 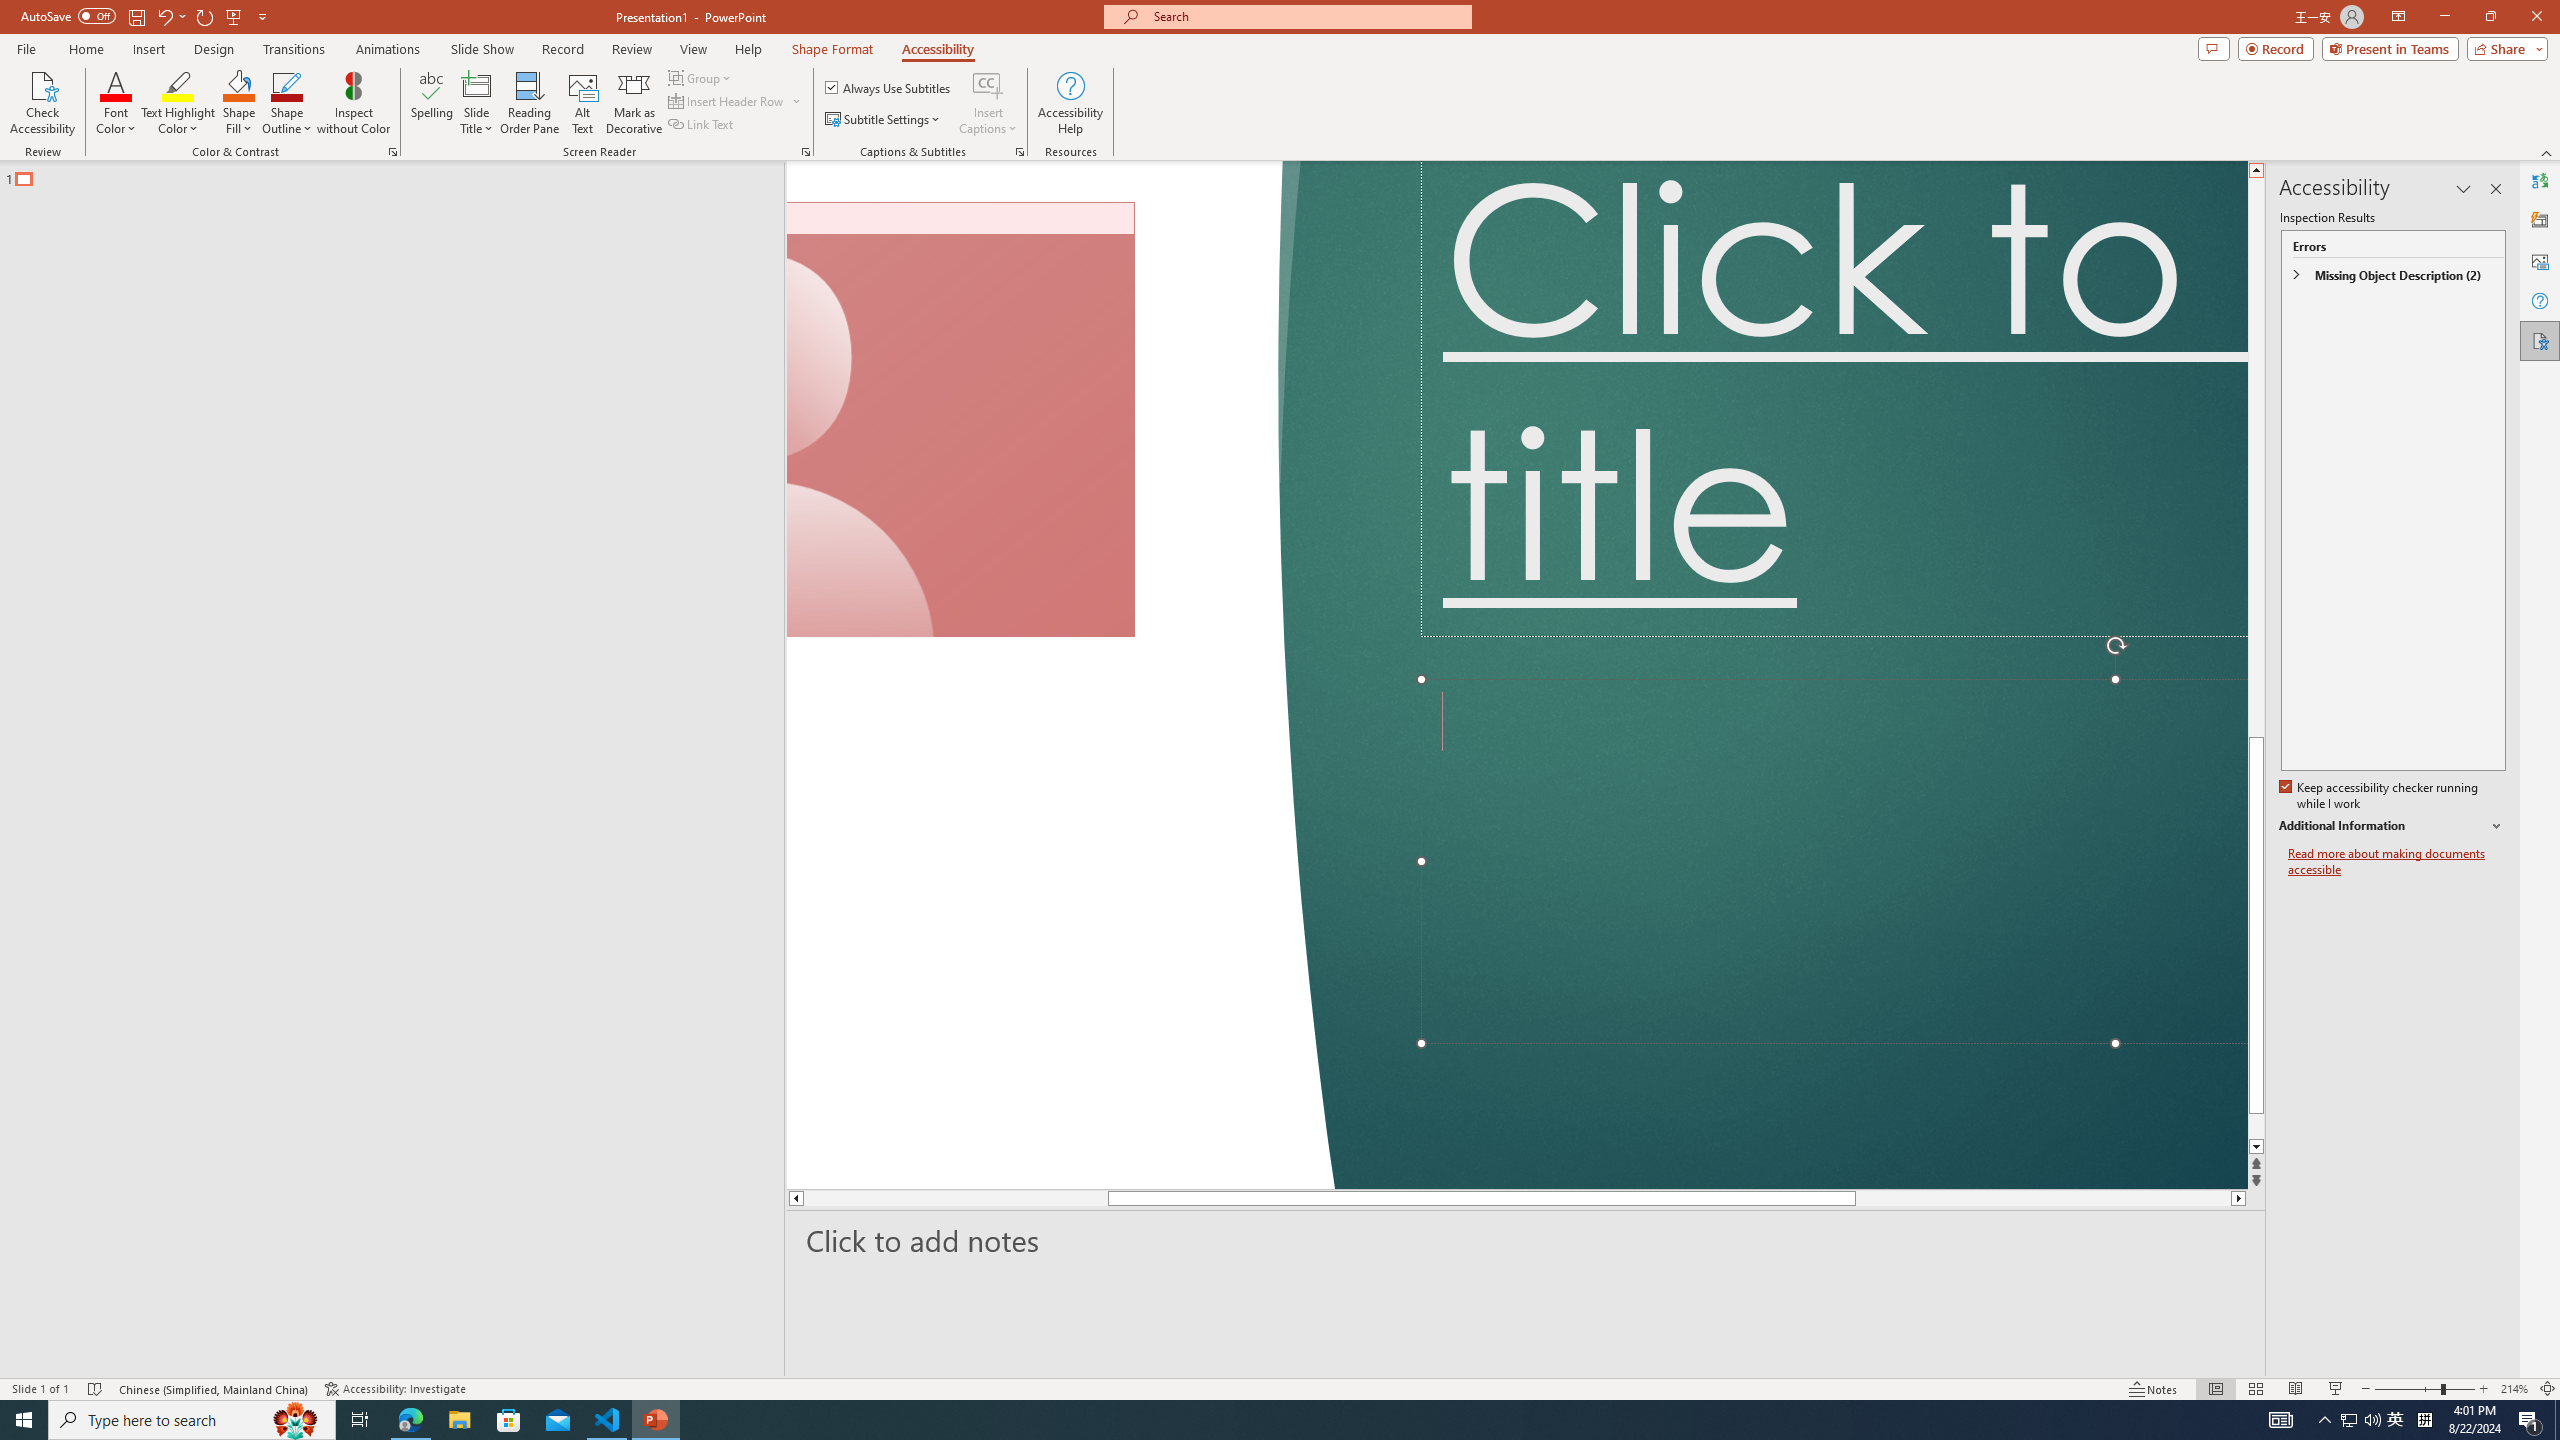 I want to click on 'Insert Captions', so click(x=987, y=84).